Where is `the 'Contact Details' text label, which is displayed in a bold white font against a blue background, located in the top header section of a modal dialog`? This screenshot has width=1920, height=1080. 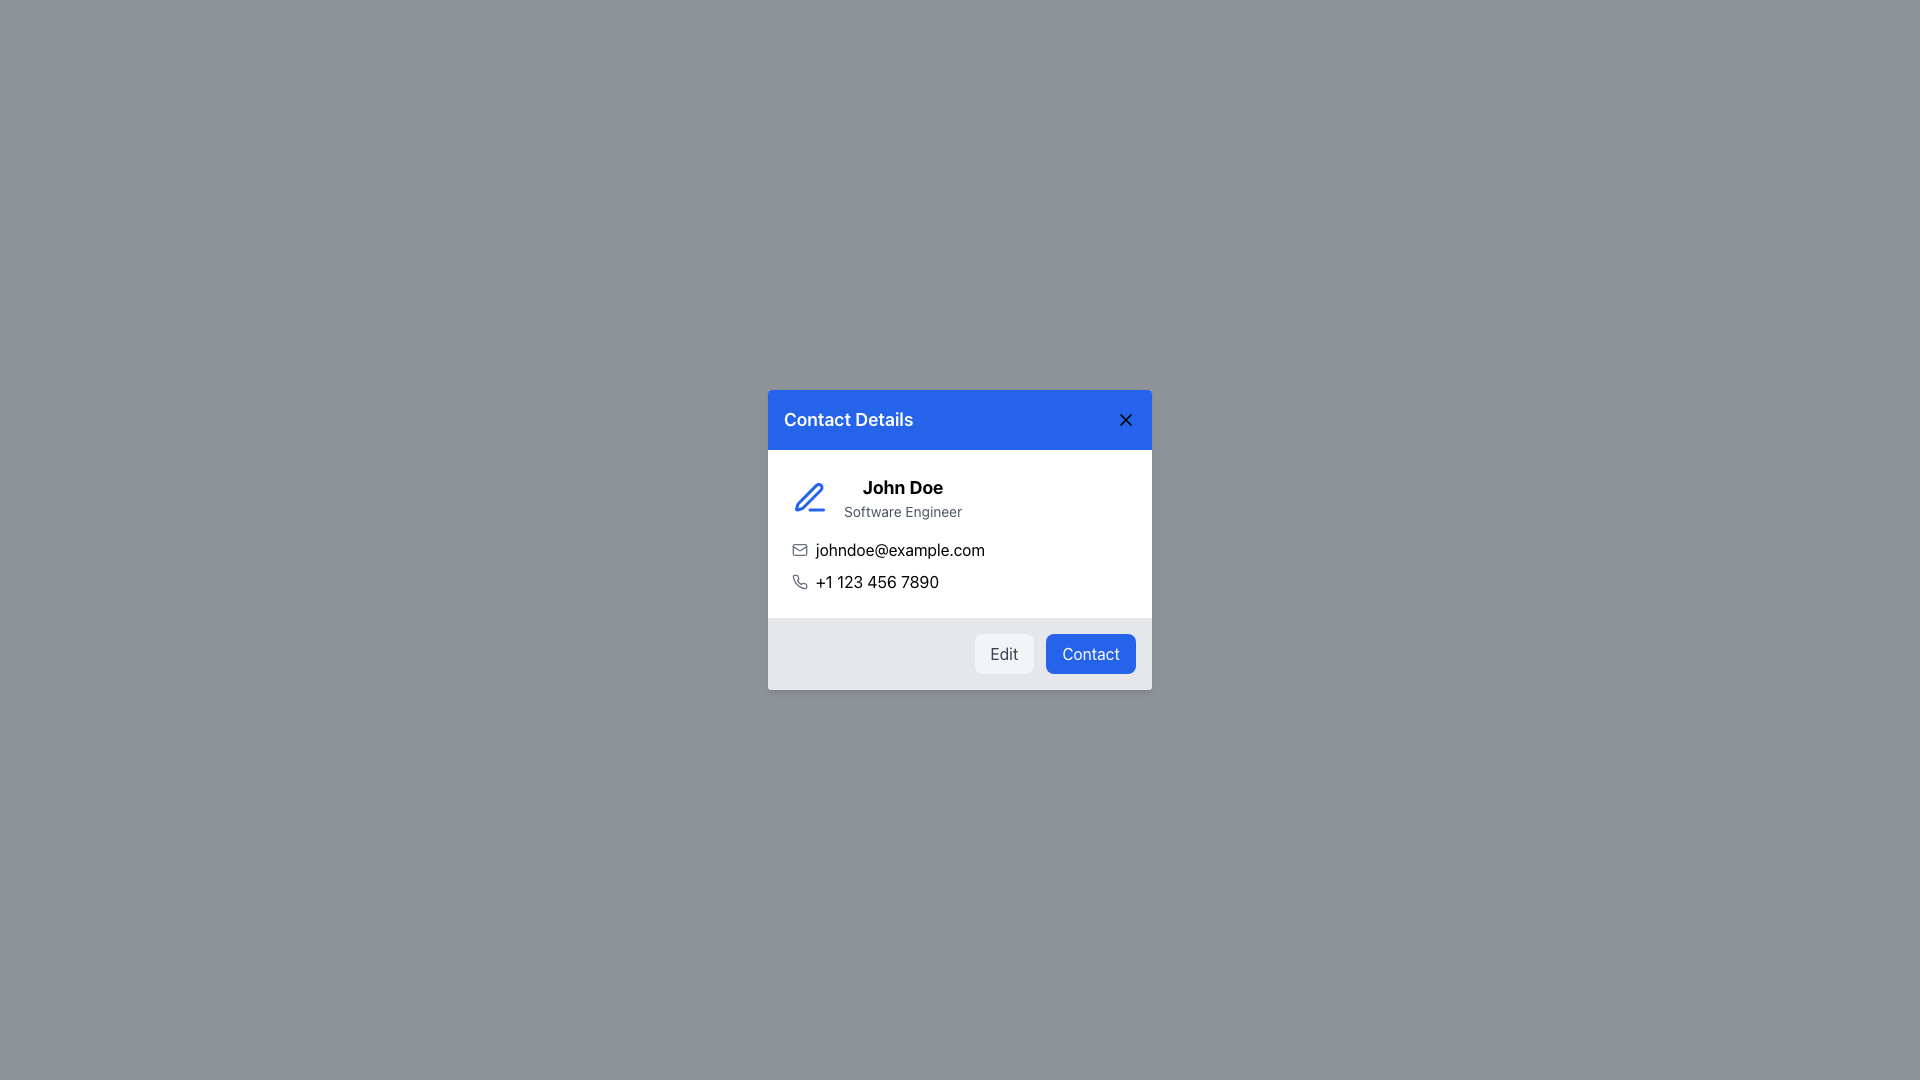
the 'Contact Details' text label, which is displayed in a bold white font against a blue background, located in the top header section of a modal dialog is located at coordinates (848, 419).